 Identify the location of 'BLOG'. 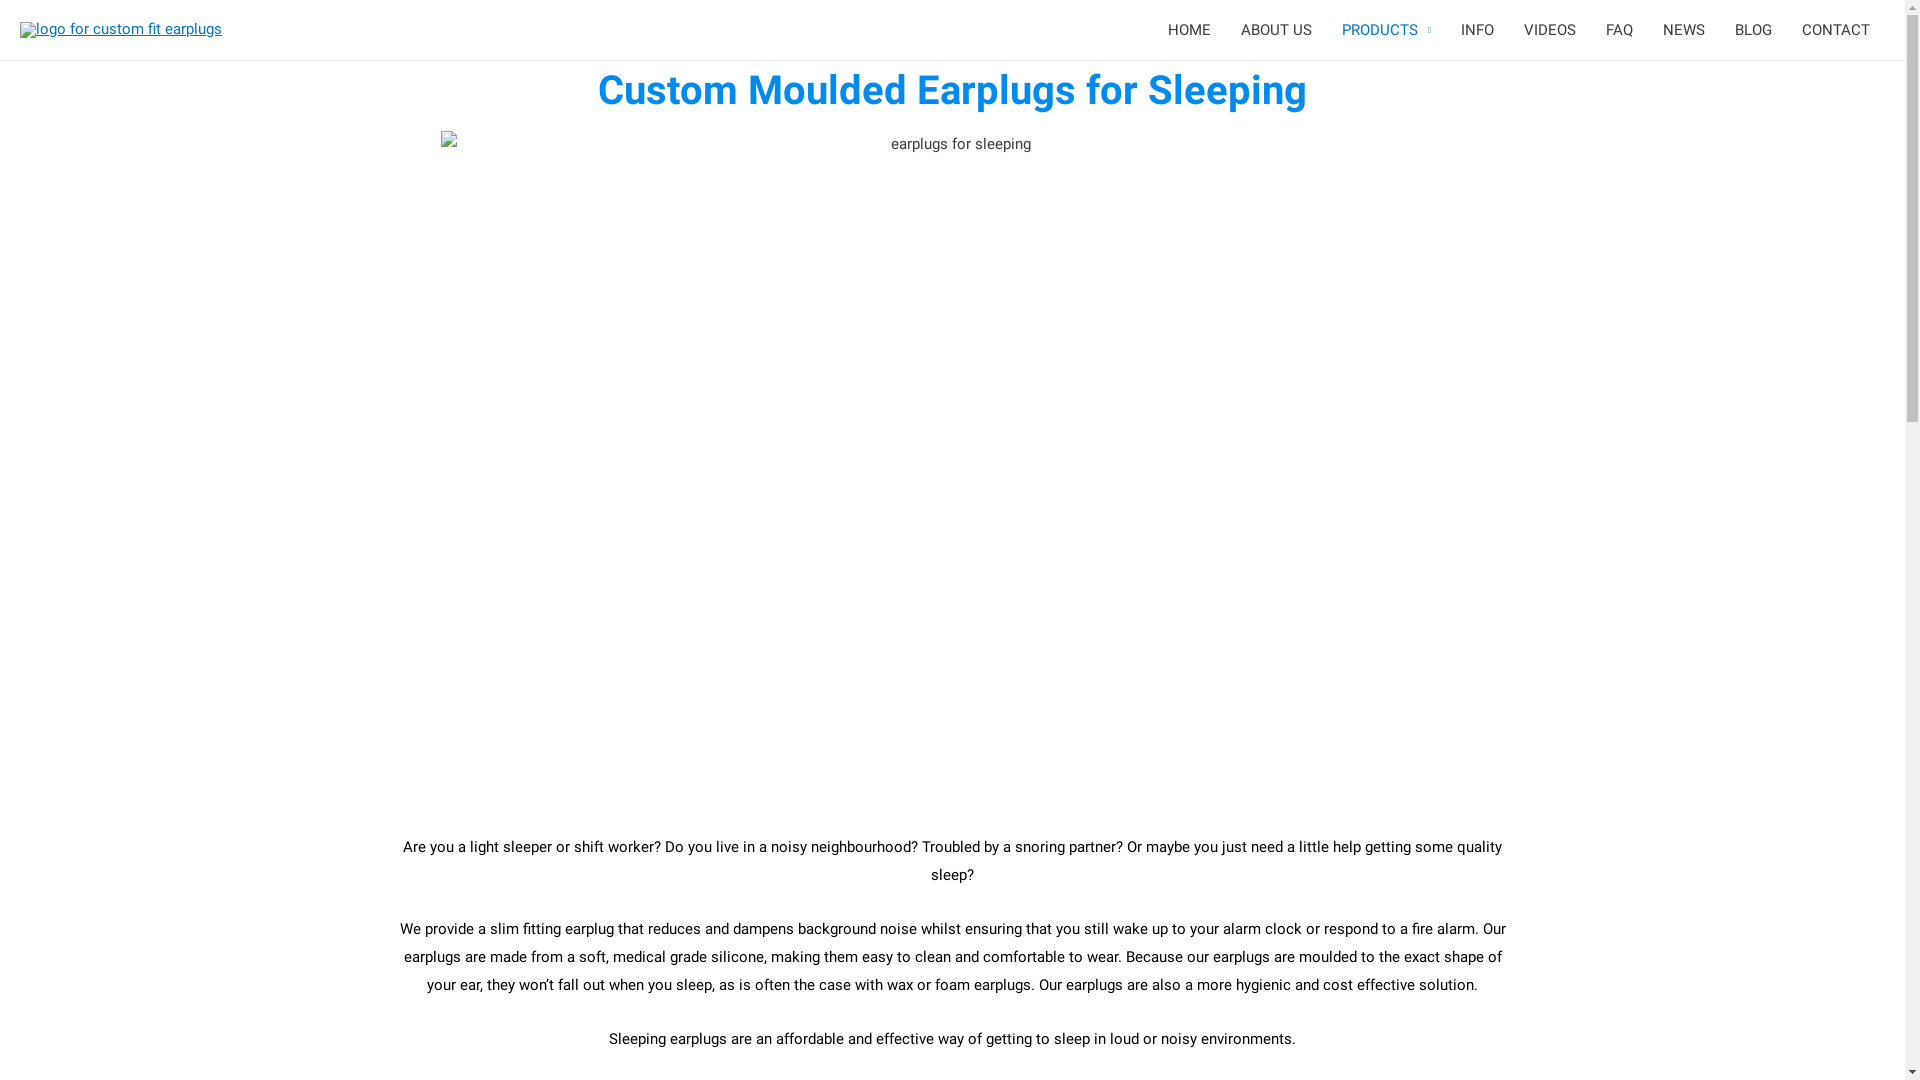
(1752, 30).